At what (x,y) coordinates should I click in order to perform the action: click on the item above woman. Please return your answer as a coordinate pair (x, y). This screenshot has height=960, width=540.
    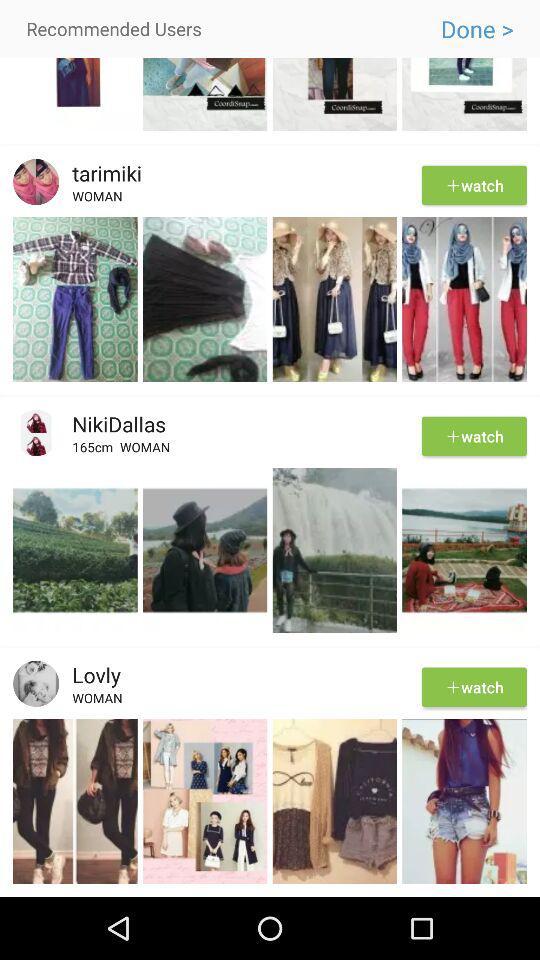
    Looking at the image, I should click on (89, 674).